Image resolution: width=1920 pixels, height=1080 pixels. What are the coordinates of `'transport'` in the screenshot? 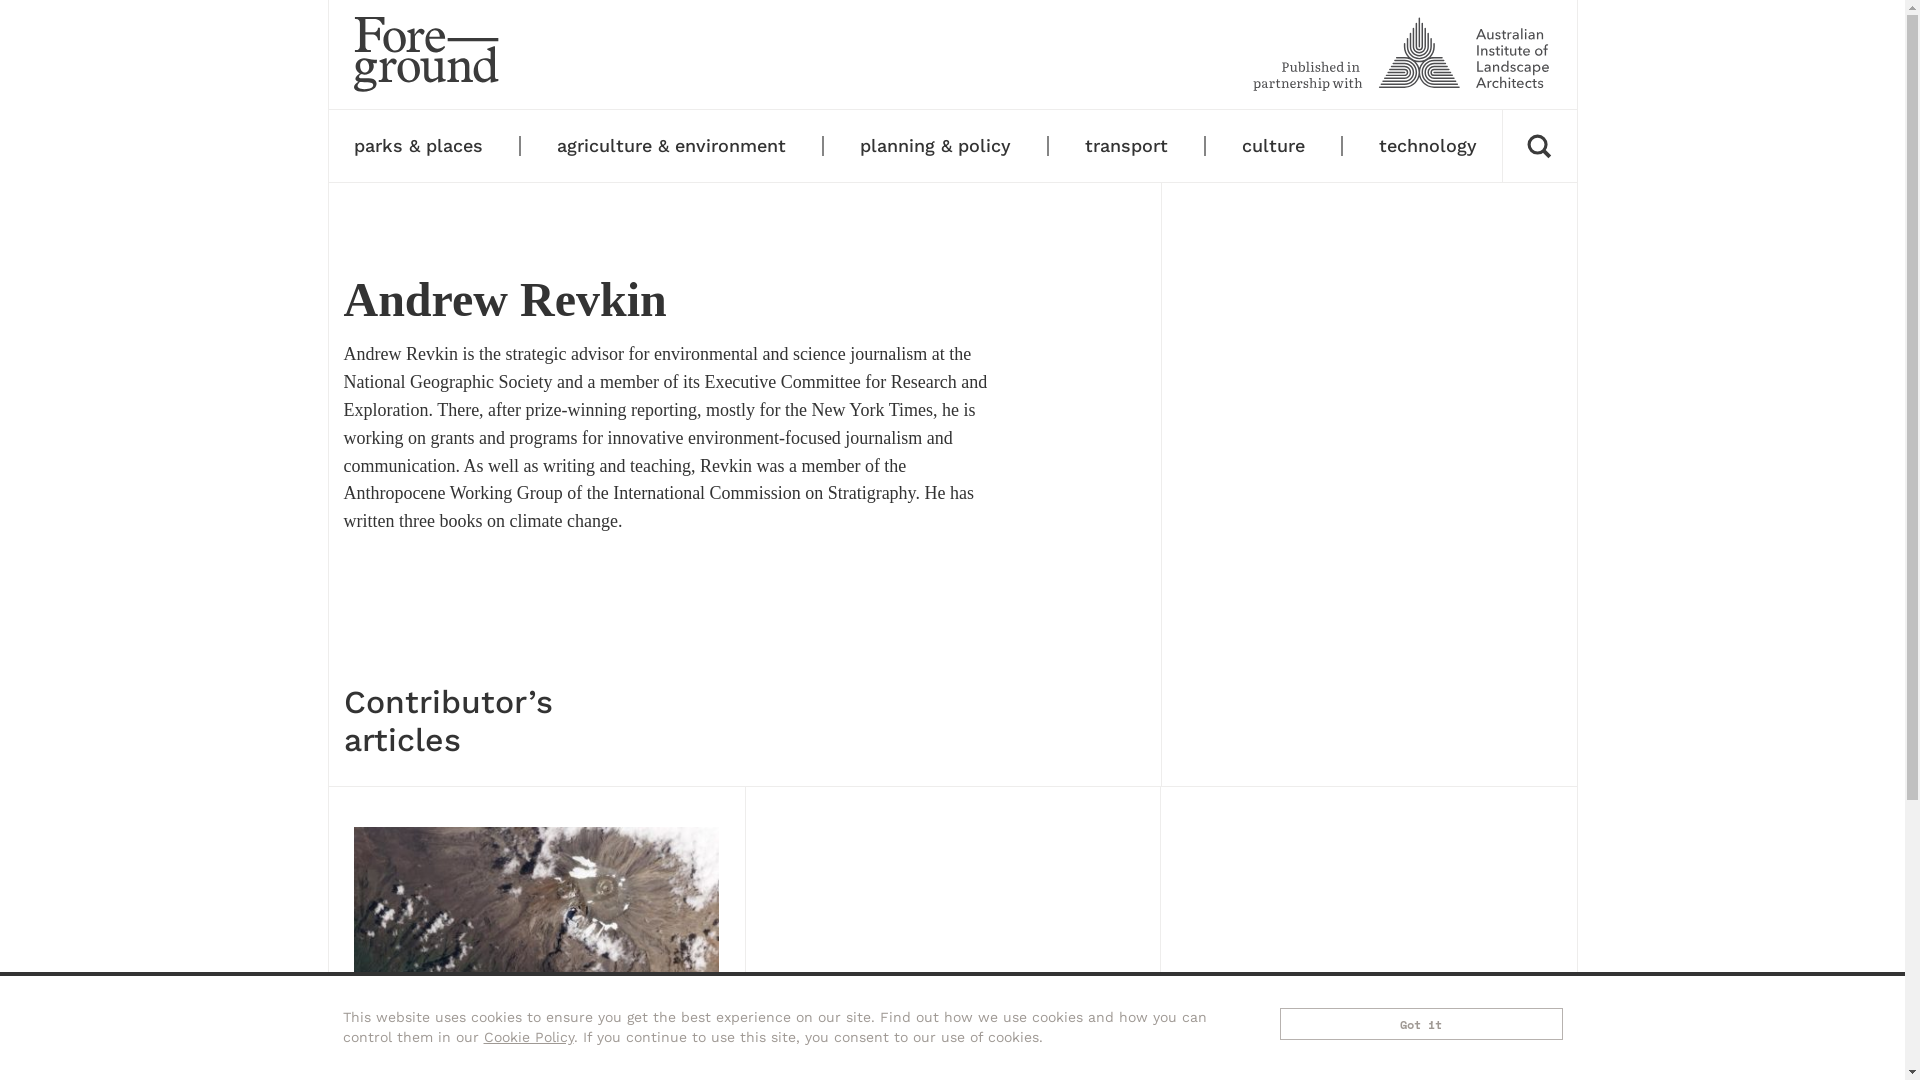 It's located at (1125, 145).